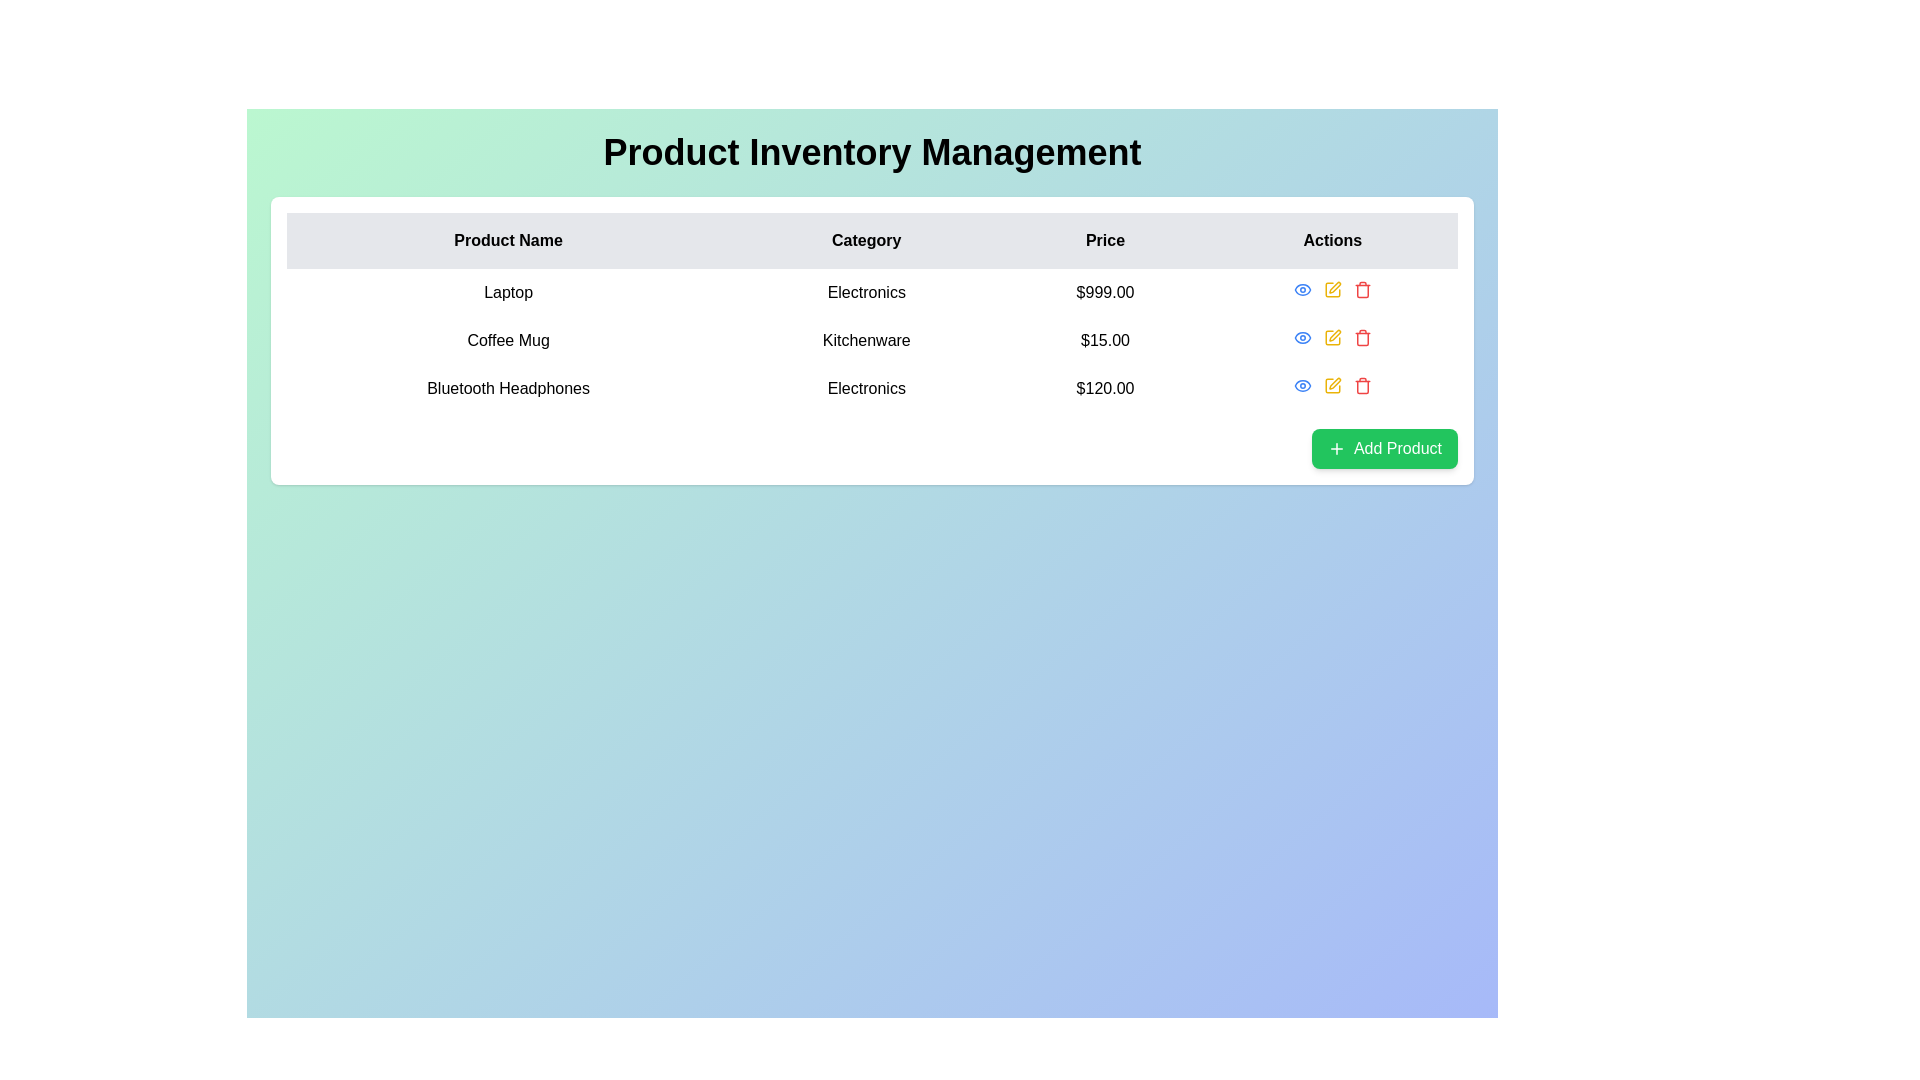  I want to click on the Table Header Row which includes the labels 'Product Name', 'Category', 'Price', and 'Actions', so click(872, 239).